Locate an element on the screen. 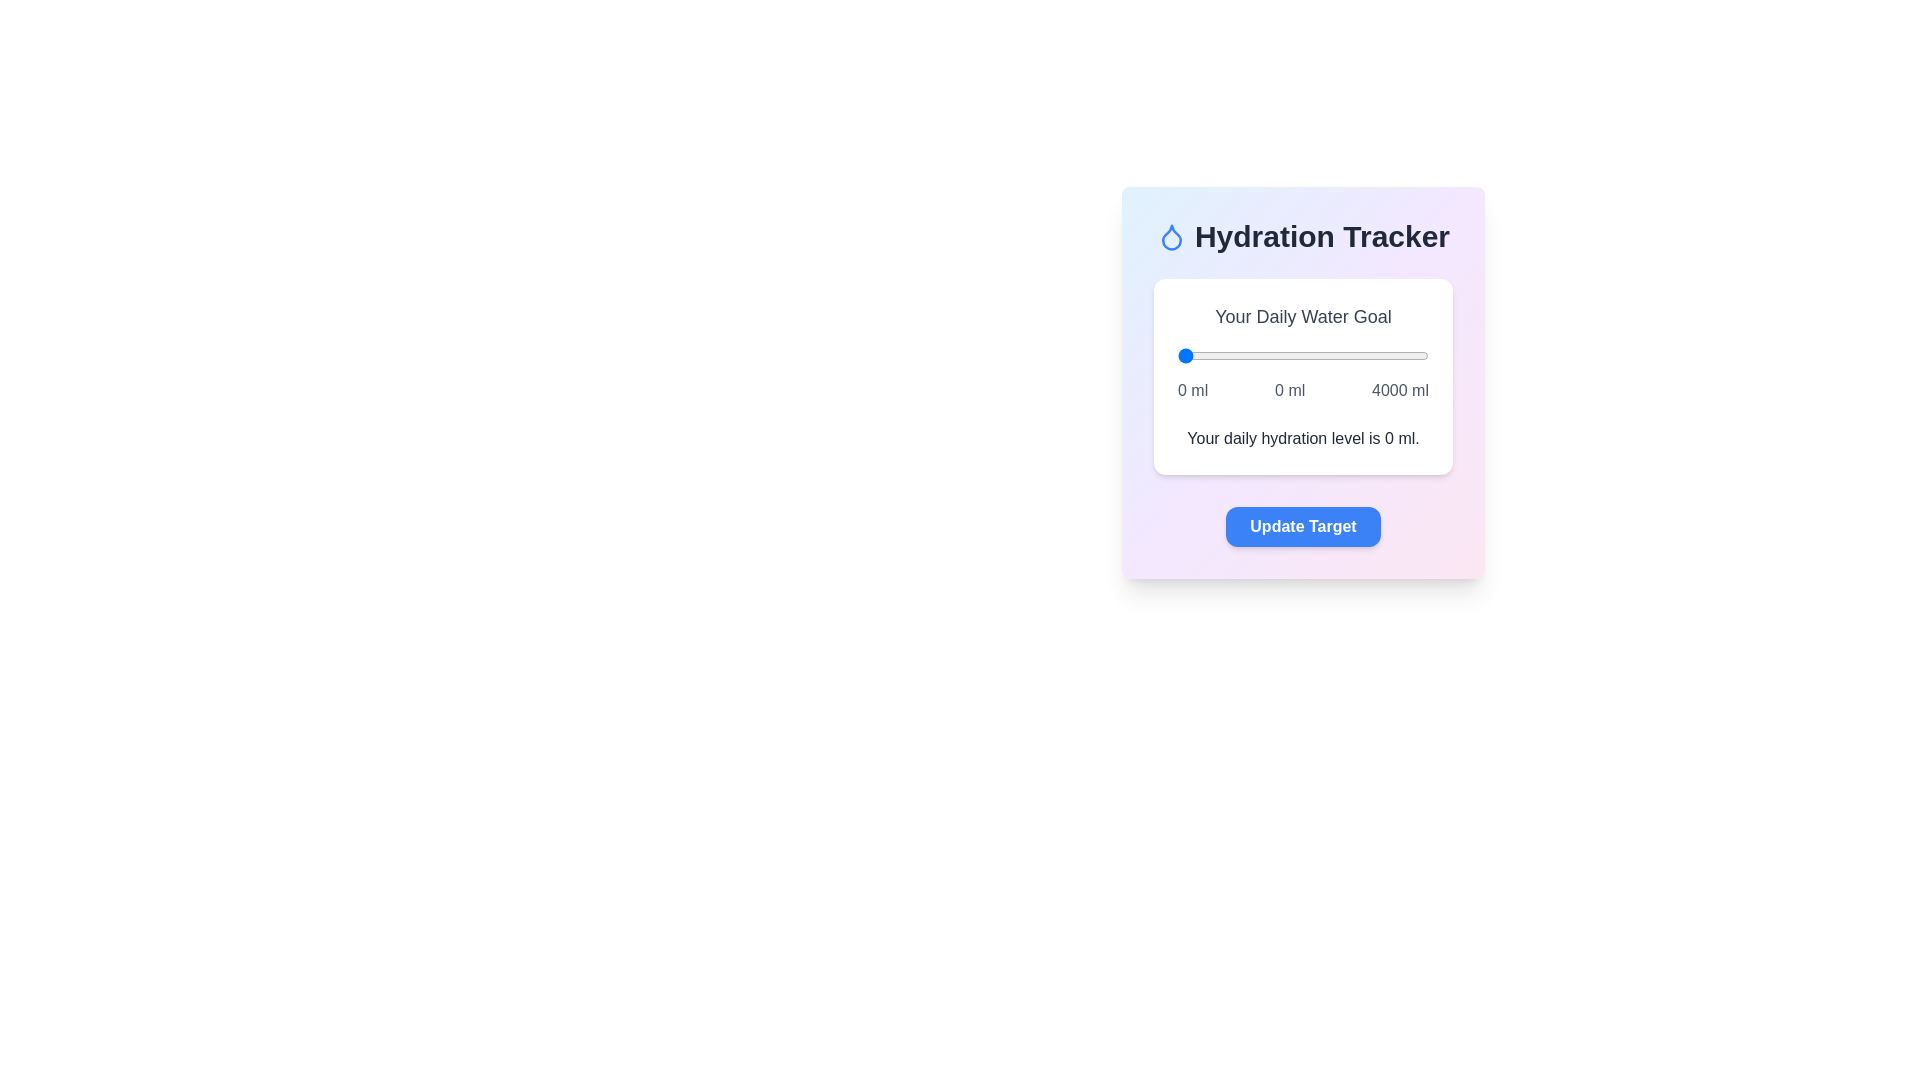 This screenshot has height=1080, width=1920. the water intake slider to 1528 ml is located at coordinates (1272, 354).